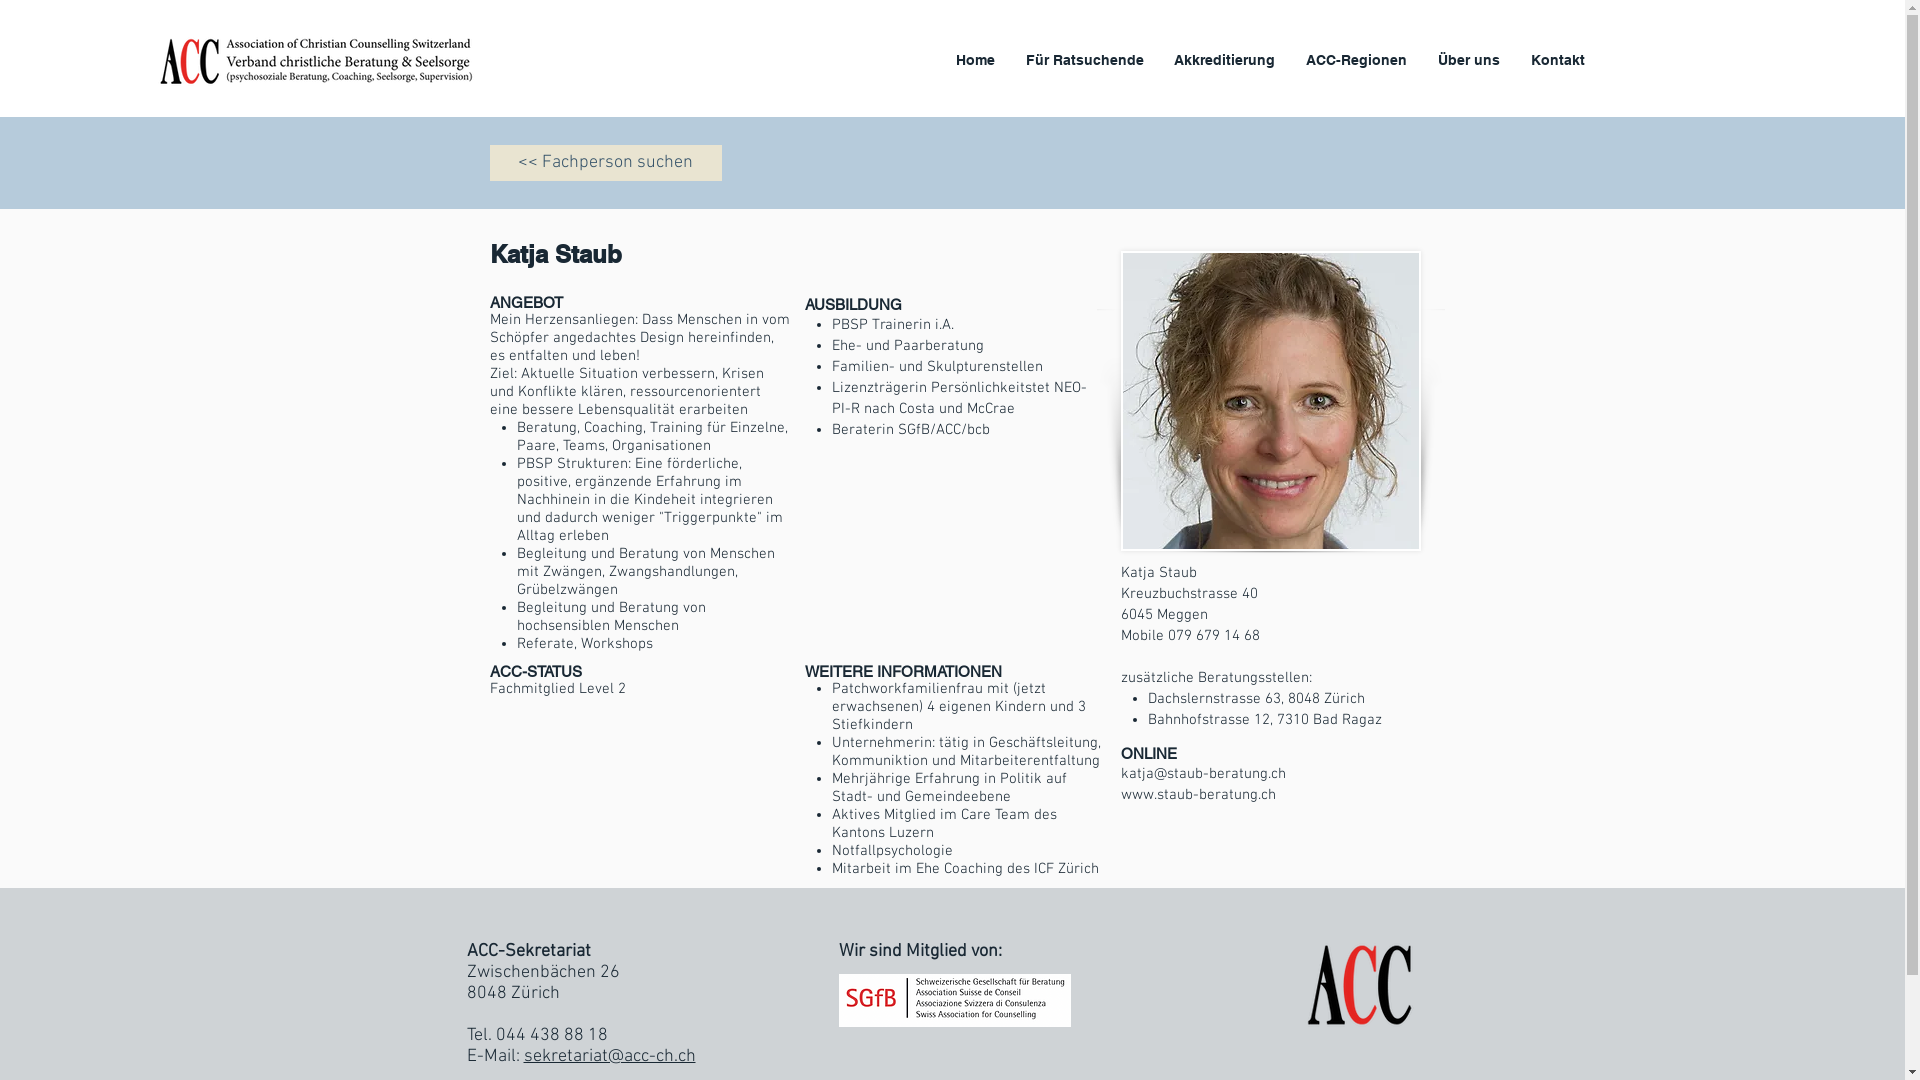 Image resolution: width=1920 pixels, height=1080 pixels. I want to click on 'katja@staub-beratung.ch', so click(1201, 773).